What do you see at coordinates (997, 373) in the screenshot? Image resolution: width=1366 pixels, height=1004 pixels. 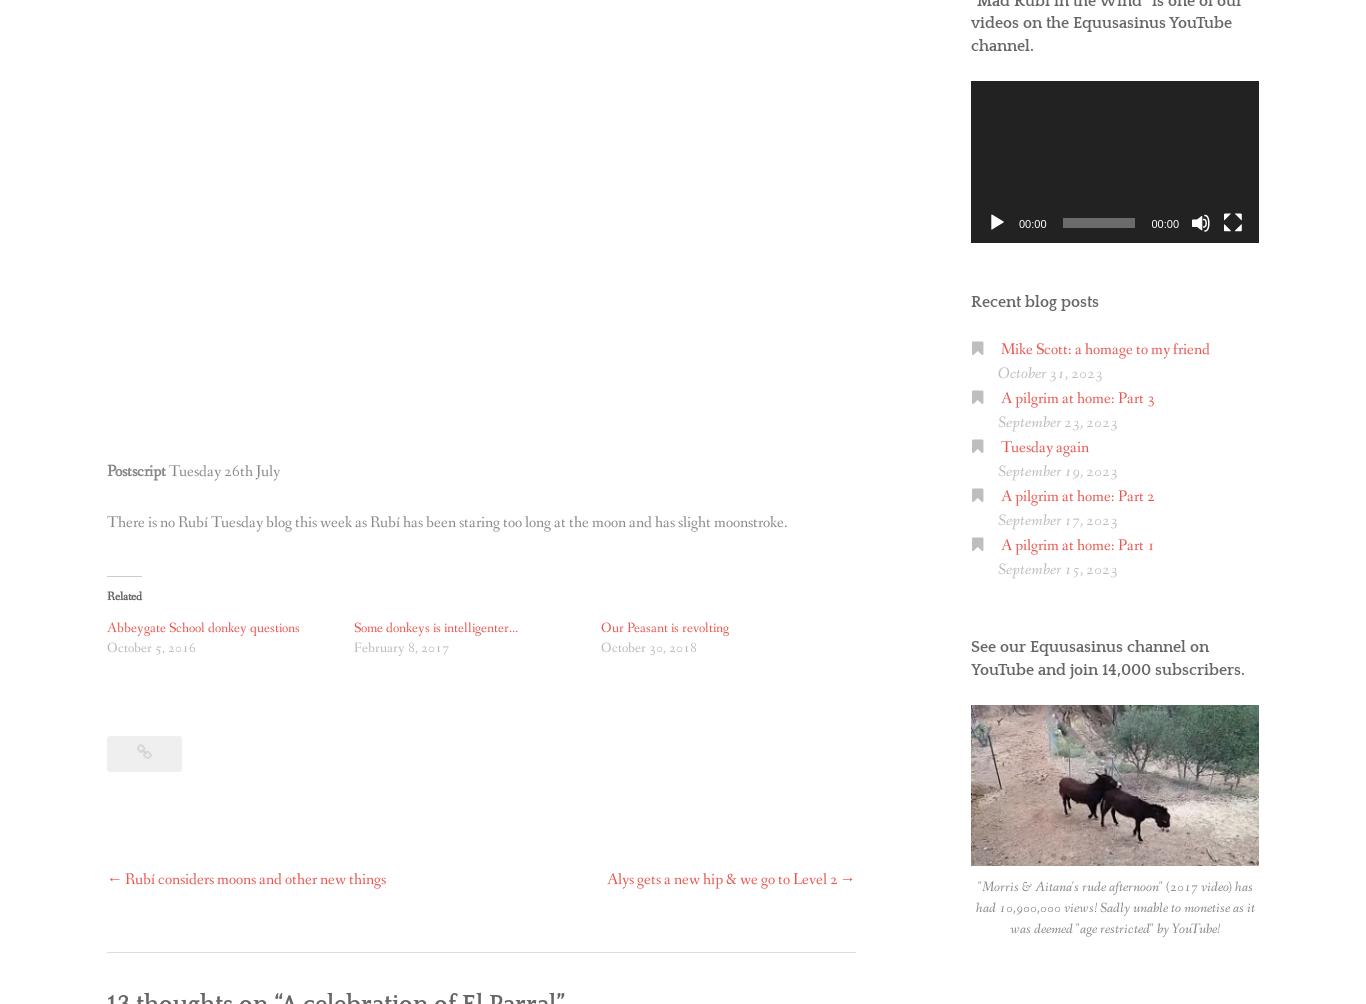 I see `'October 31, 2023'` at bounding box center [997, 373].